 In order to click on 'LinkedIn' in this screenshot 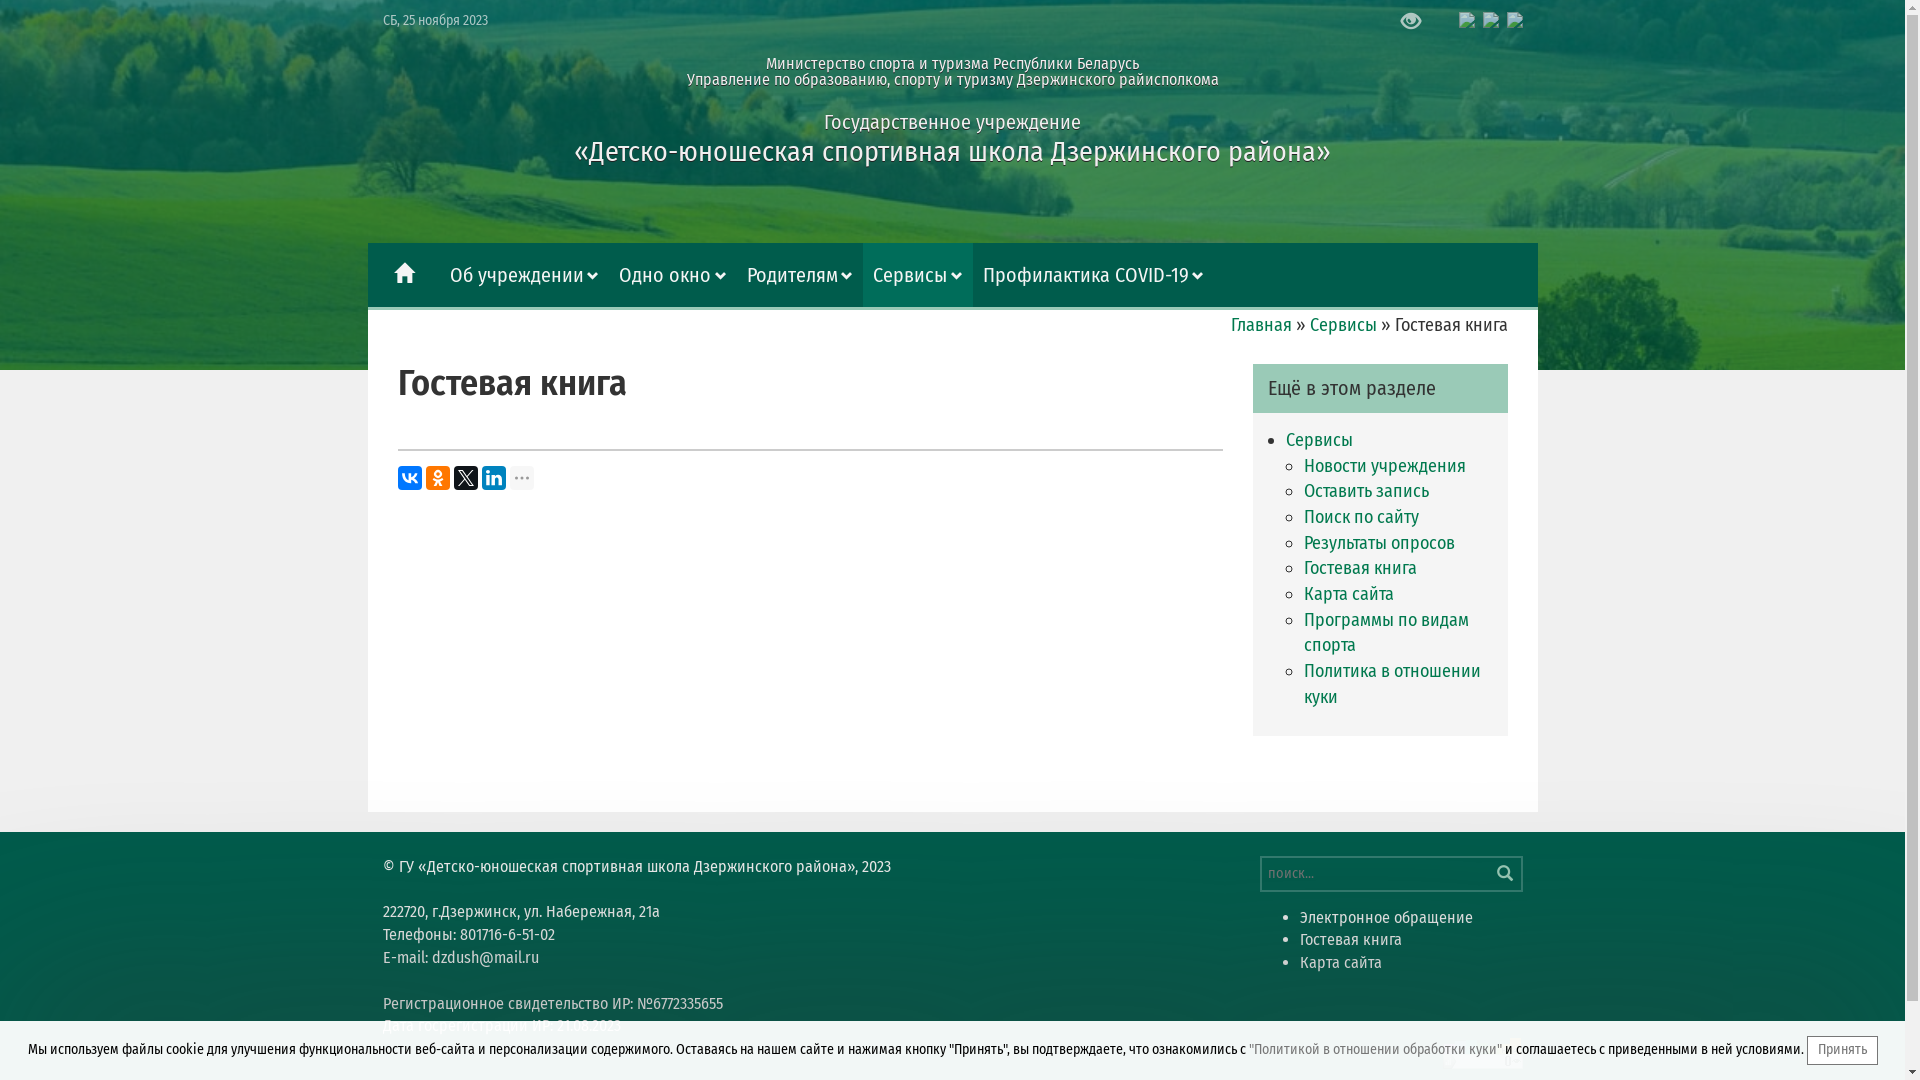, I will do `click(494, 478)`.